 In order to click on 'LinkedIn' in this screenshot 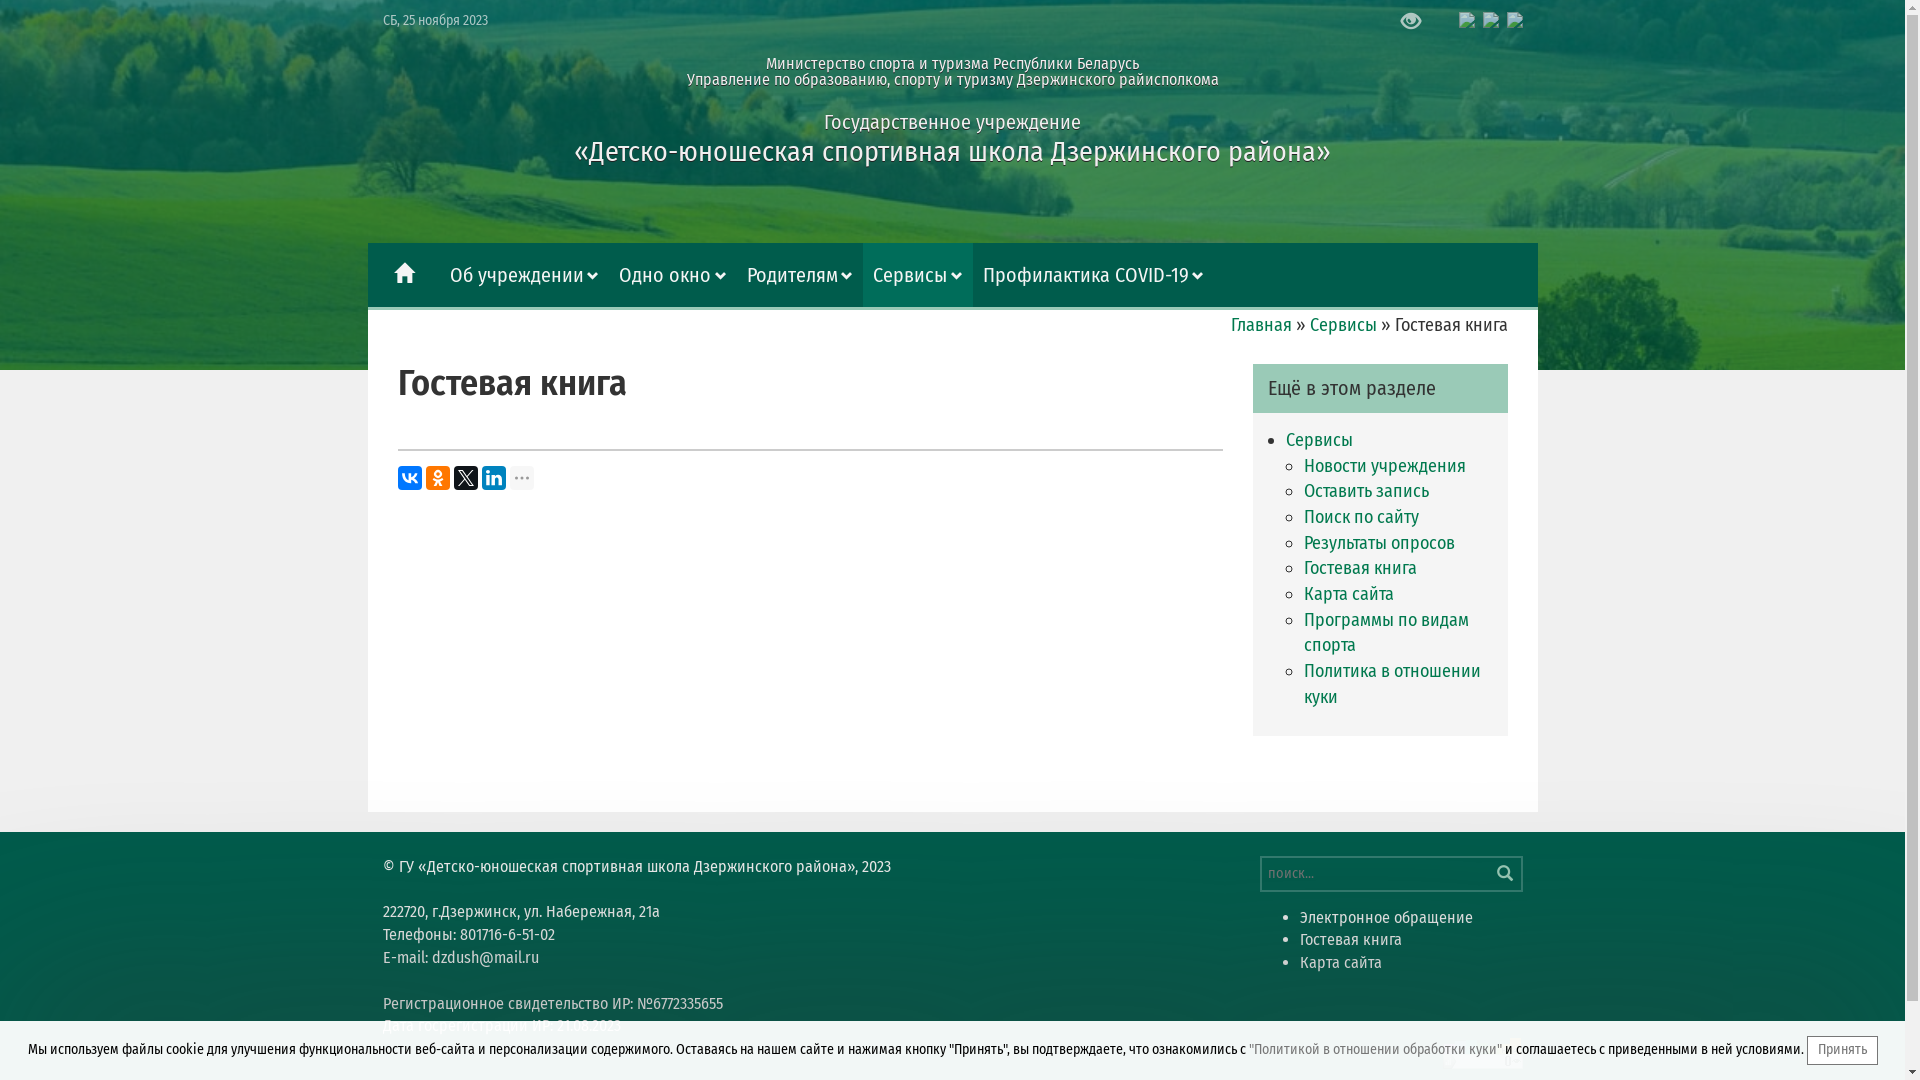, I will do `click(494, 478)`.